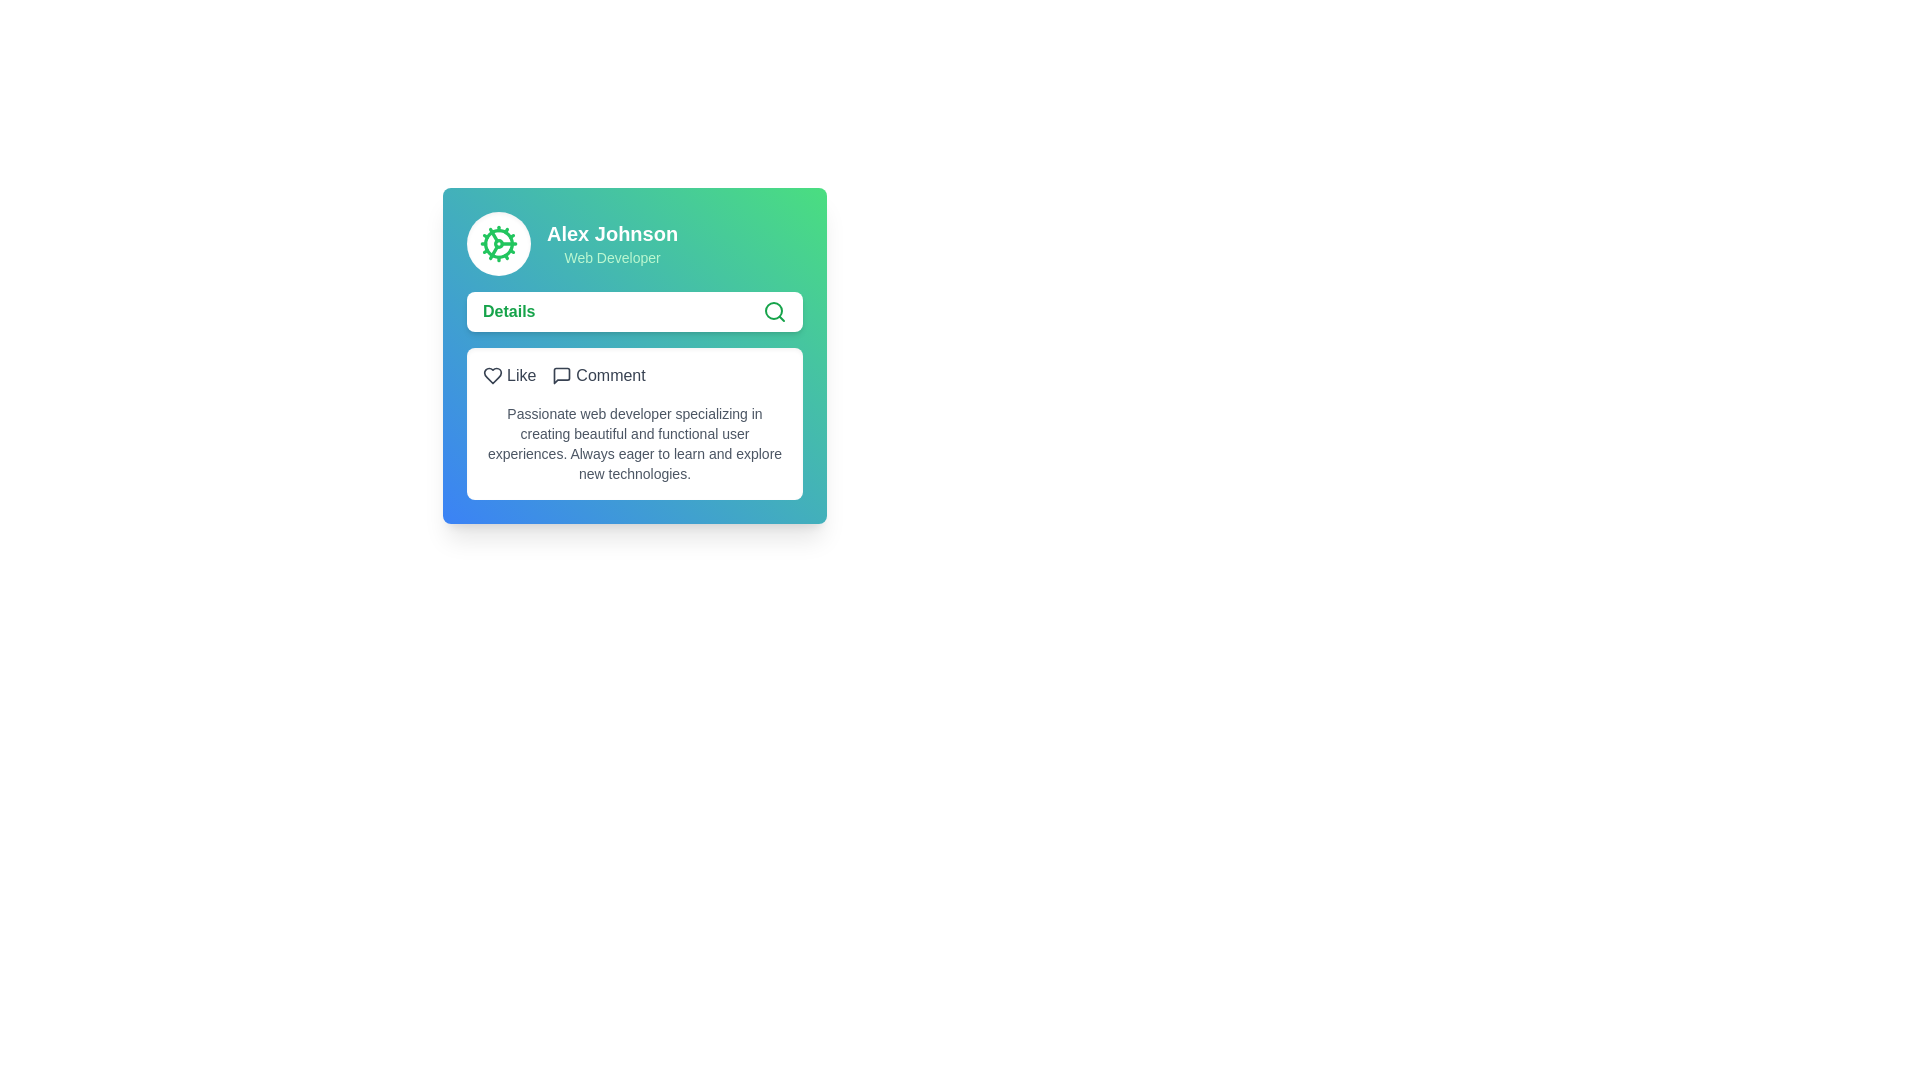  I want to click on the heart-shaped icon with a hollow middle on the left side of the 'Like' option, so click(493, 375).